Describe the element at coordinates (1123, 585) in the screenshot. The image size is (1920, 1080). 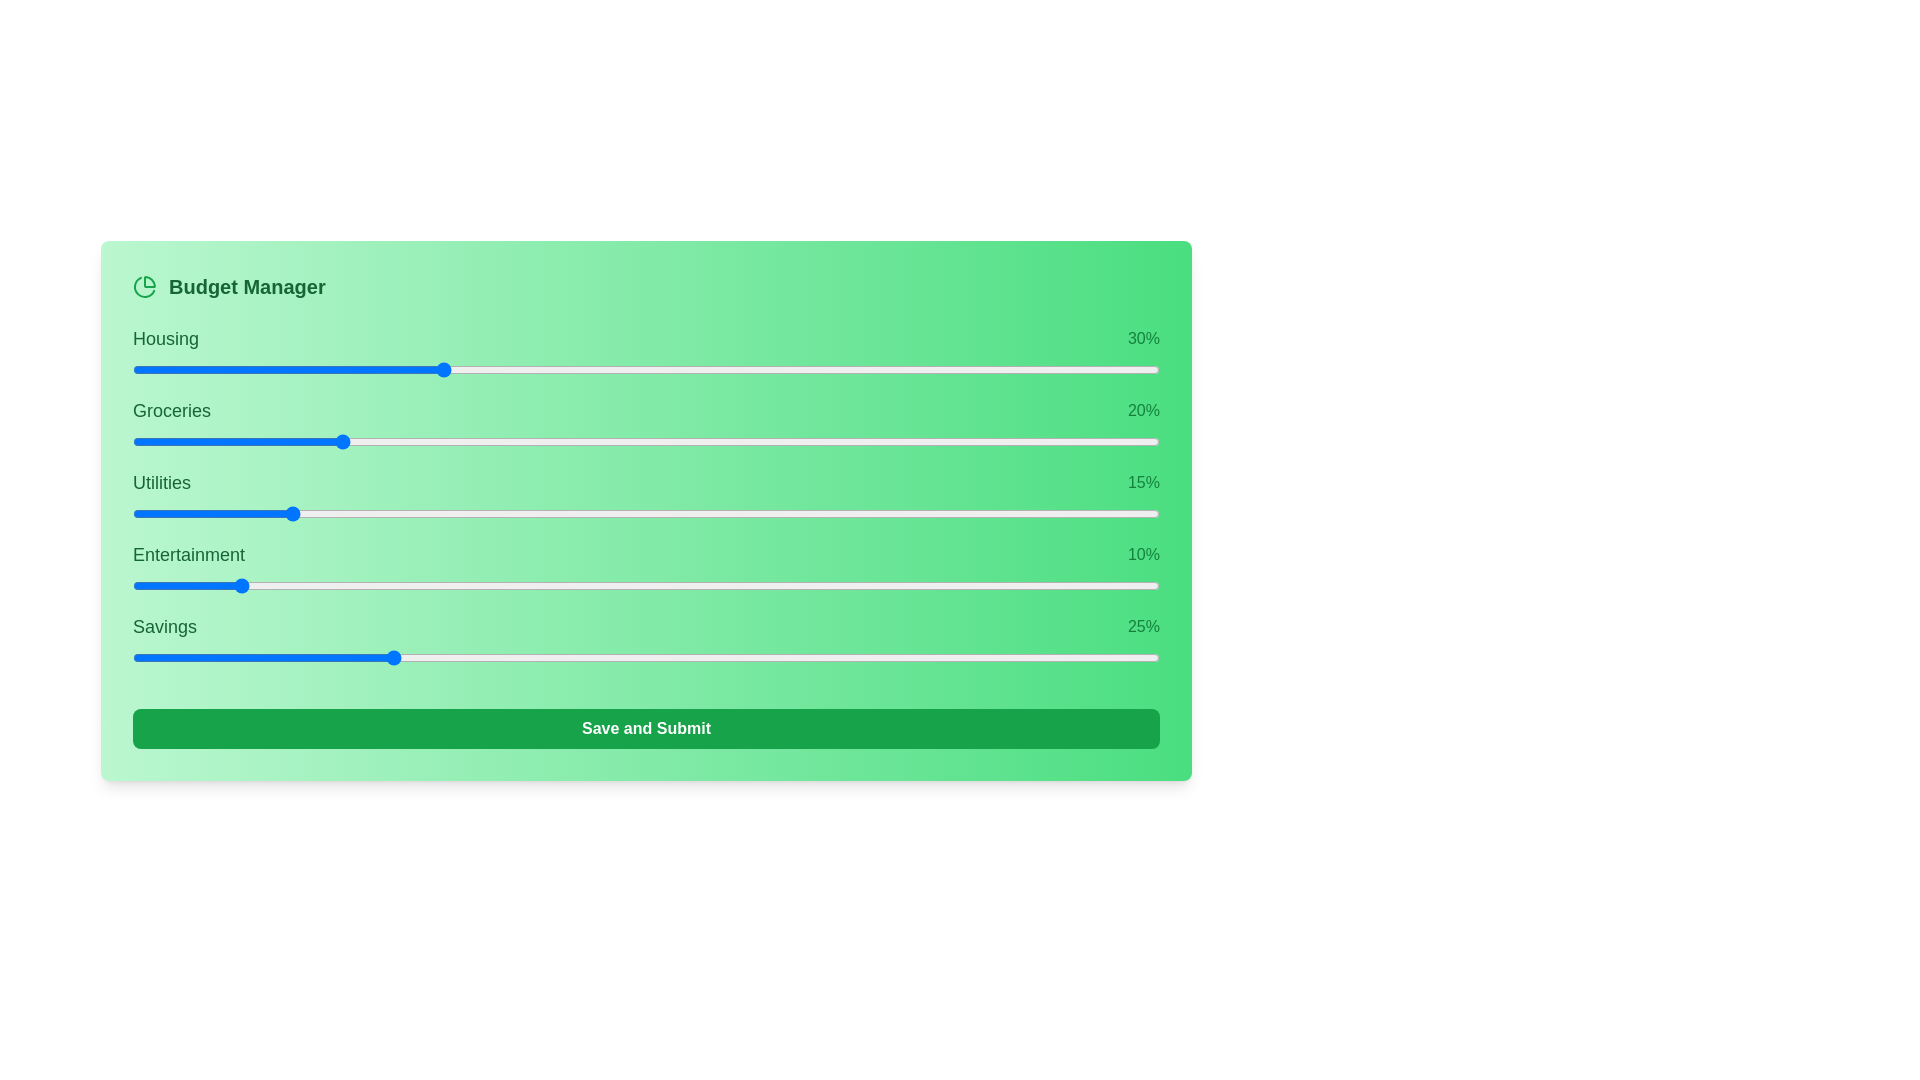
I see `the slider for 3 to 93% allocation` at that location.